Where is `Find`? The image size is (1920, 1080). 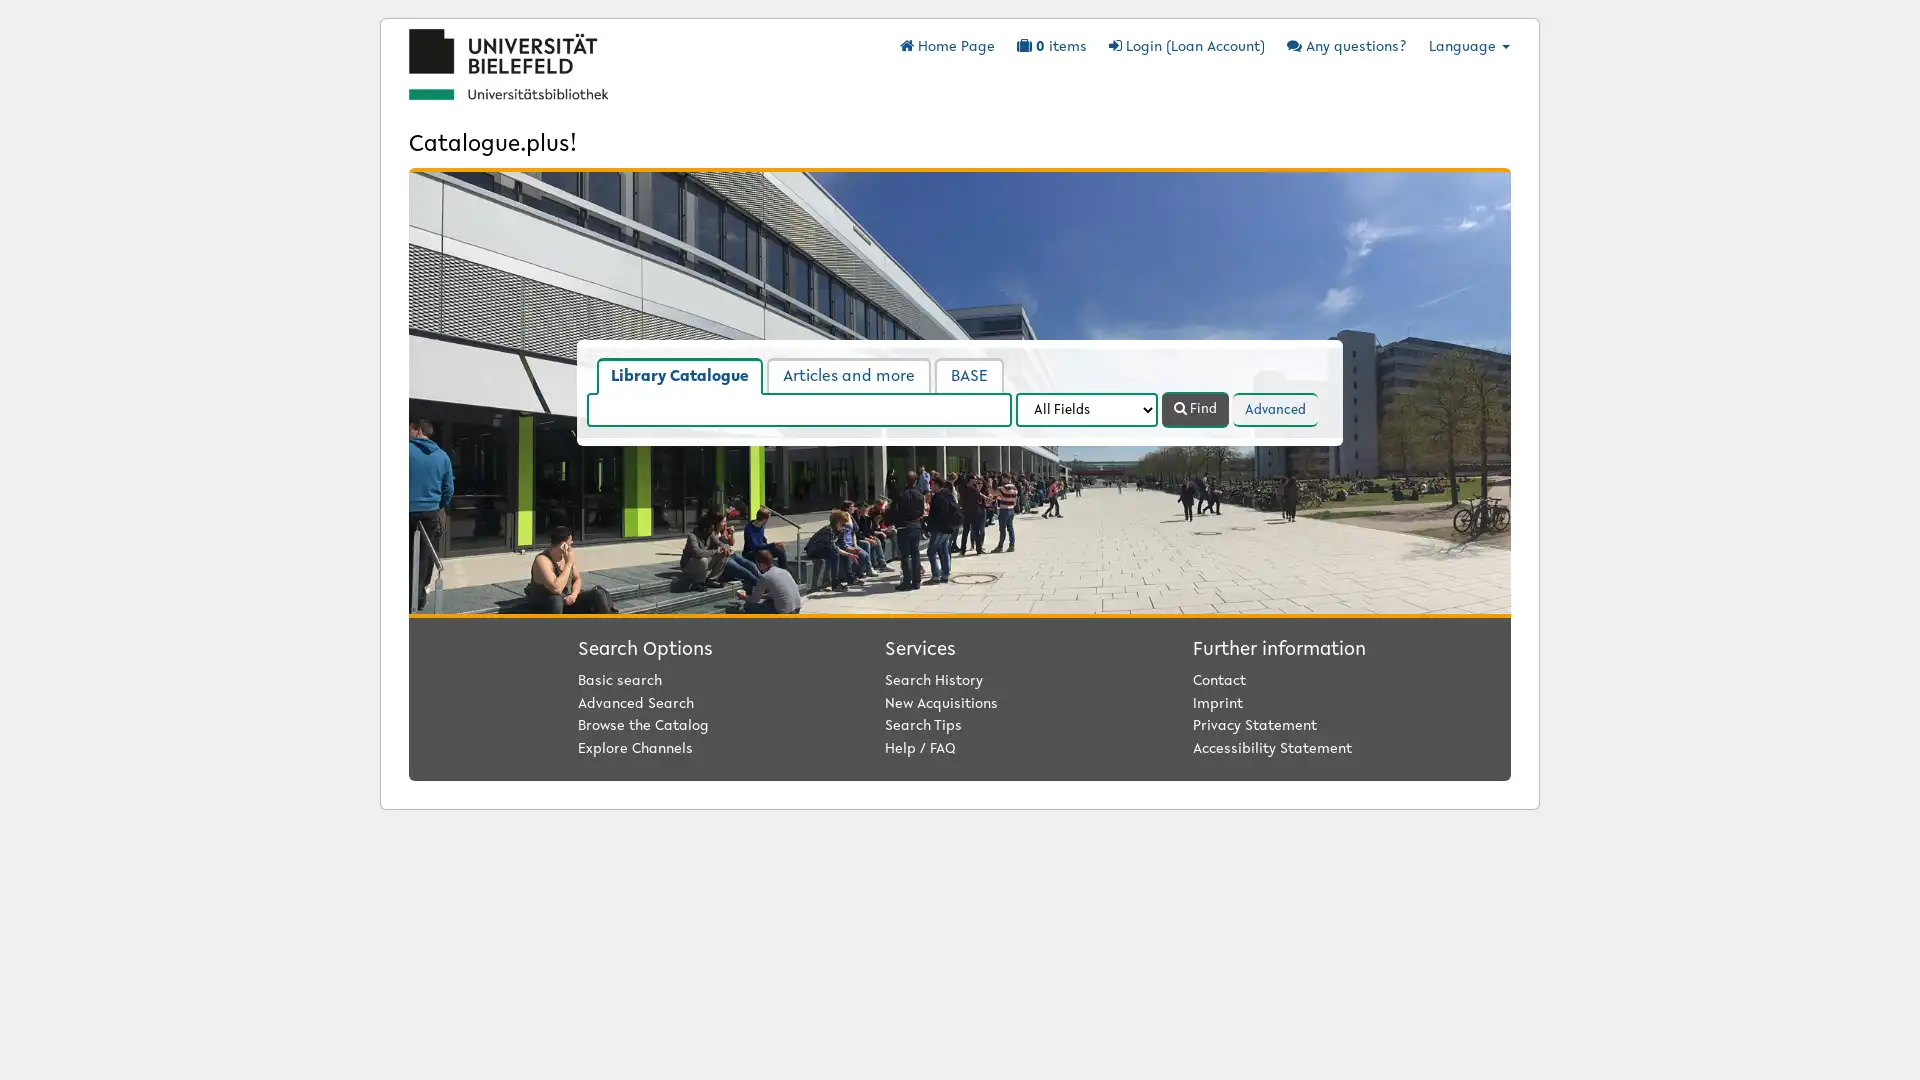 Find is located at coordinates (1195, 408).